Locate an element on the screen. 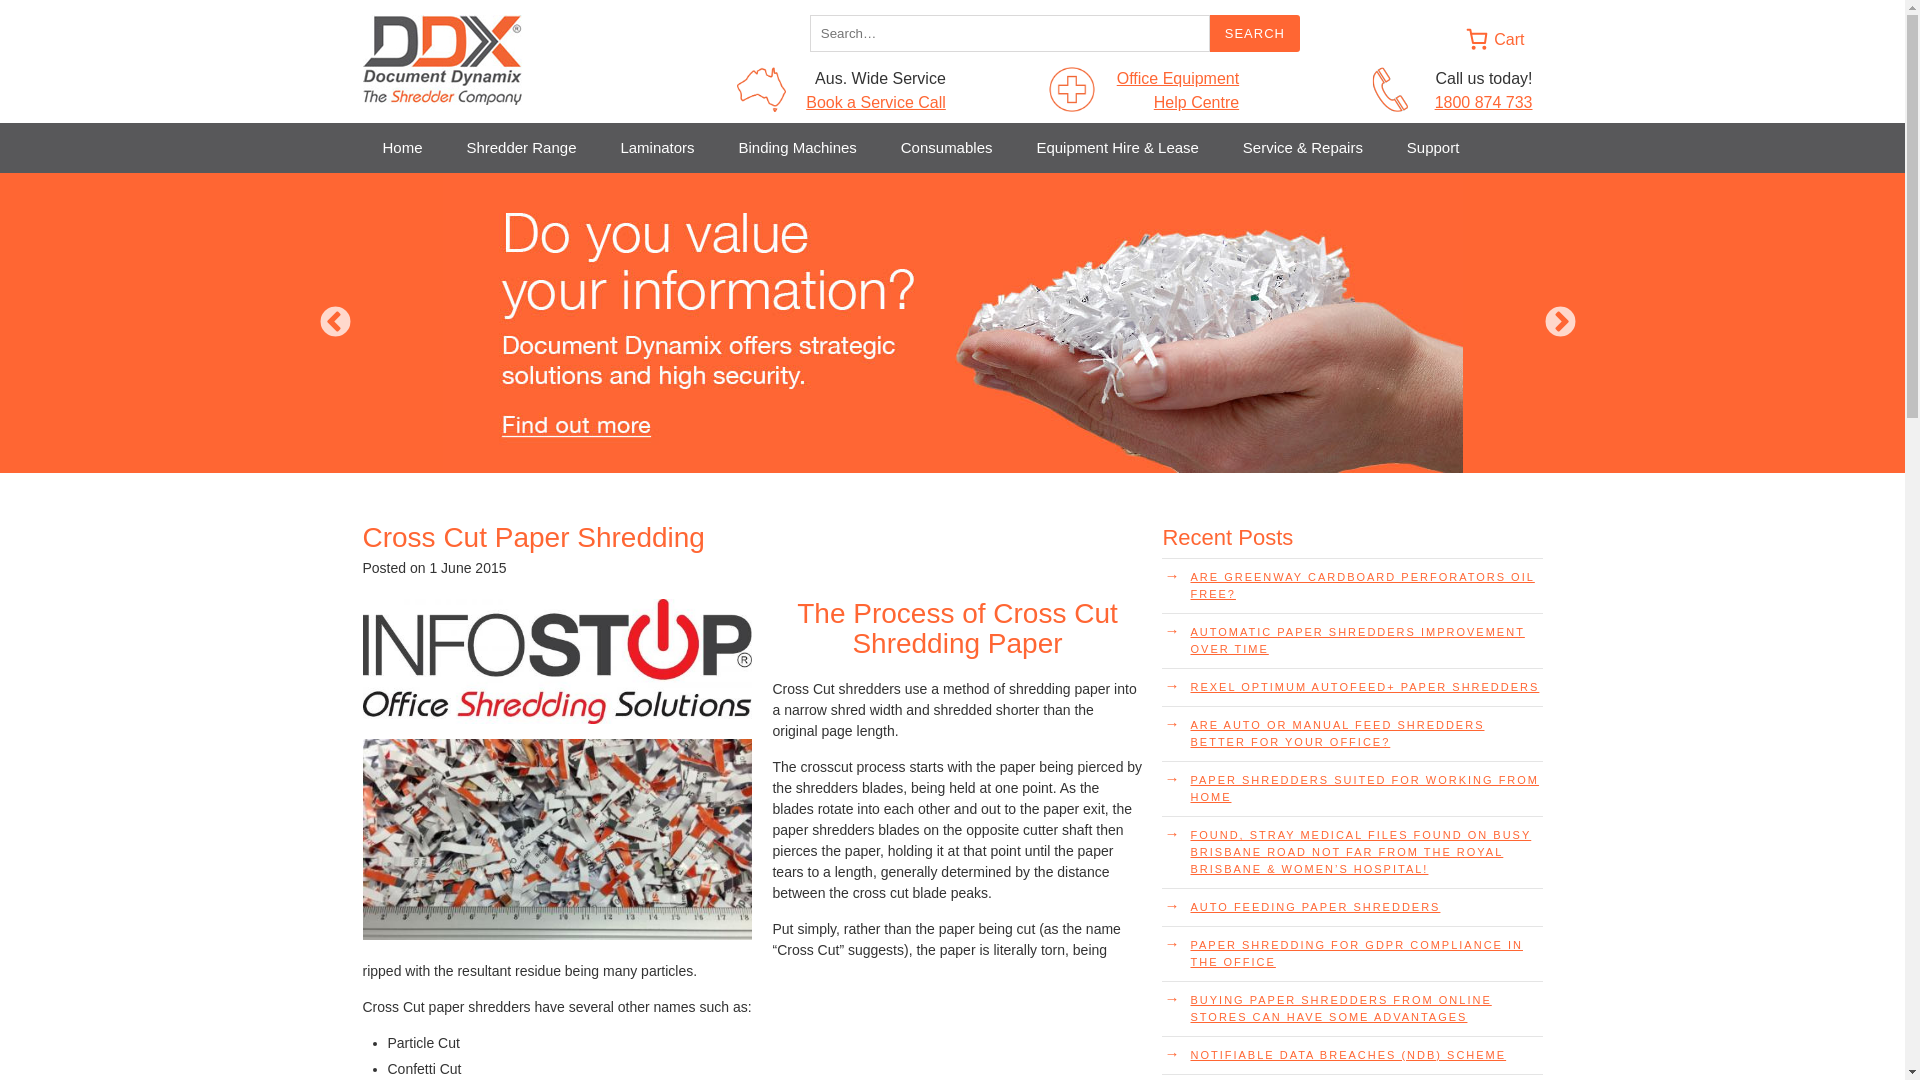 The width and height of the screenshot is (1920, 1080). 'NEXT' is located at coordinates (1558, 322).